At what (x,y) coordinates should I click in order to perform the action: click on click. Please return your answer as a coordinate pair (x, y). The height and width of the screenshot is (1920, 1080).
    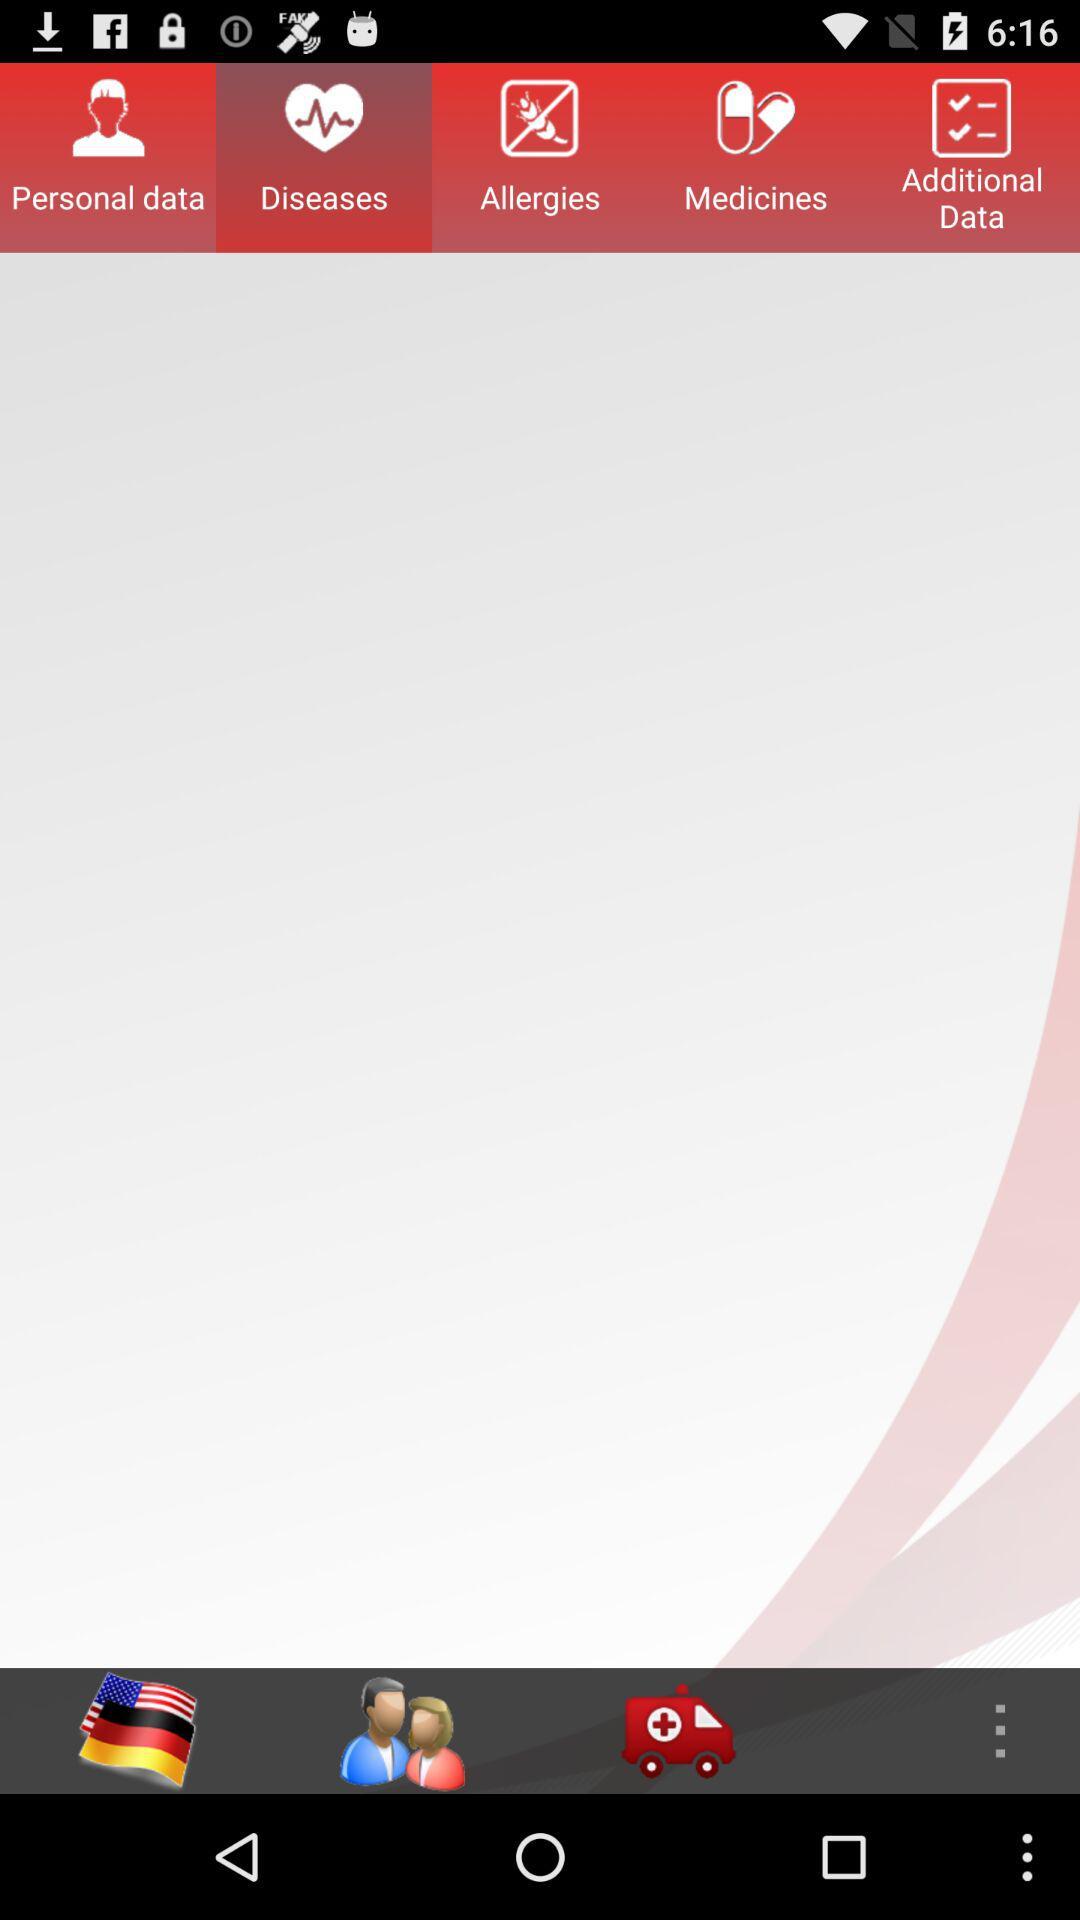
    Looking at the image, I should click on (677, 1730).